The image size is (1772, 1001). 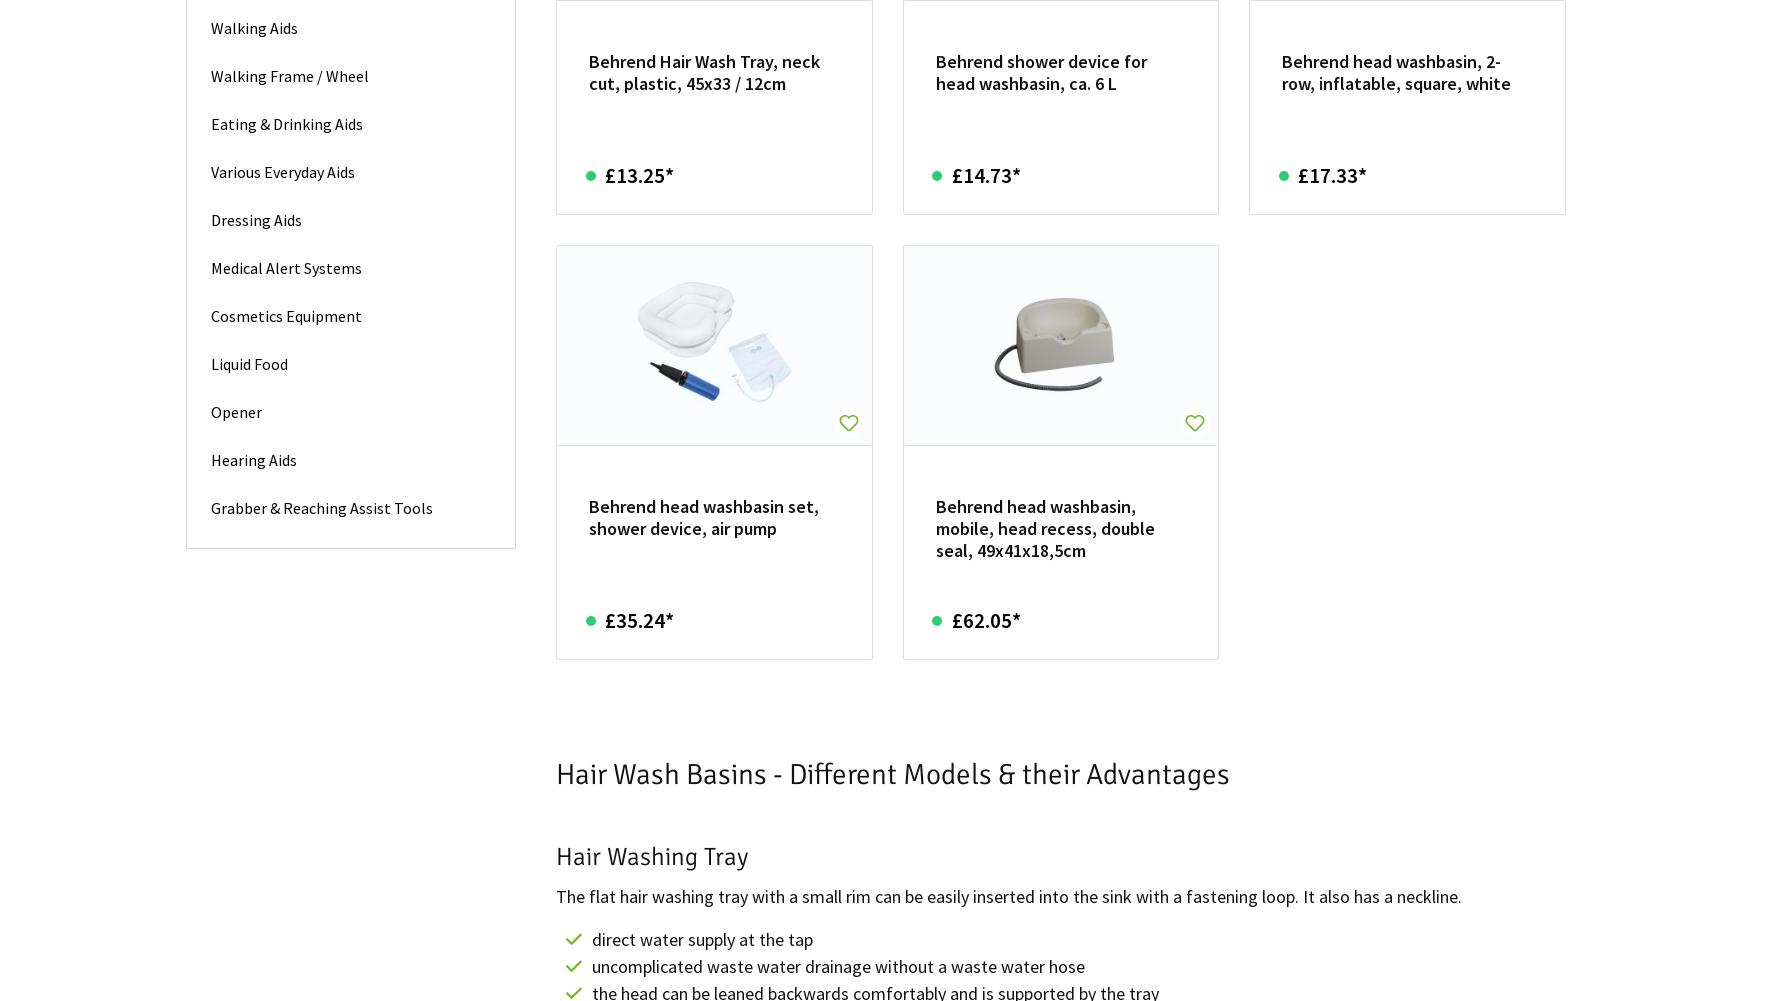 I want to click on 'direct water supply at the tap', so click(x=701, y=937).